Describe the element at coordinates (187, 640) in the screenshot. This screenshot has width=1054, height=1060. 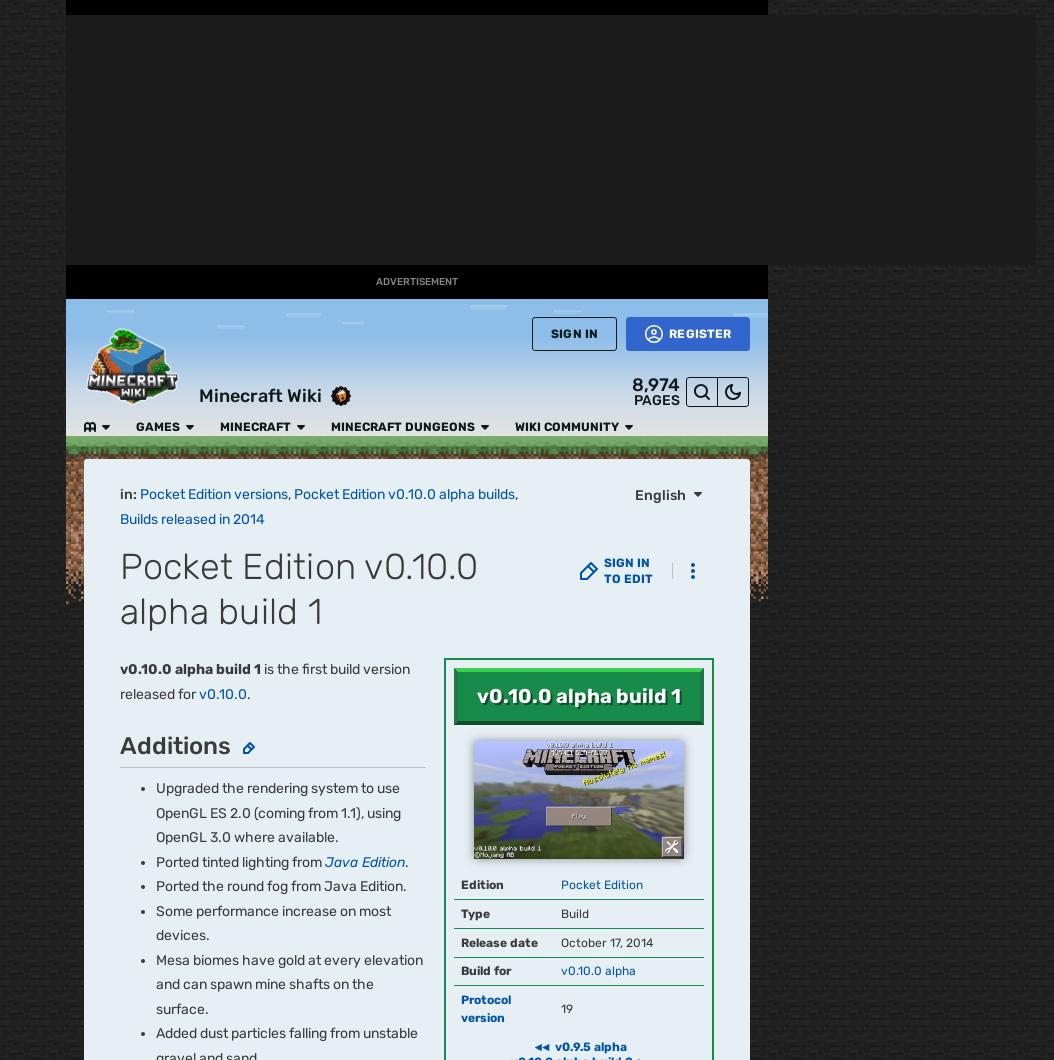
I see `'More Fandoms'` at that location.